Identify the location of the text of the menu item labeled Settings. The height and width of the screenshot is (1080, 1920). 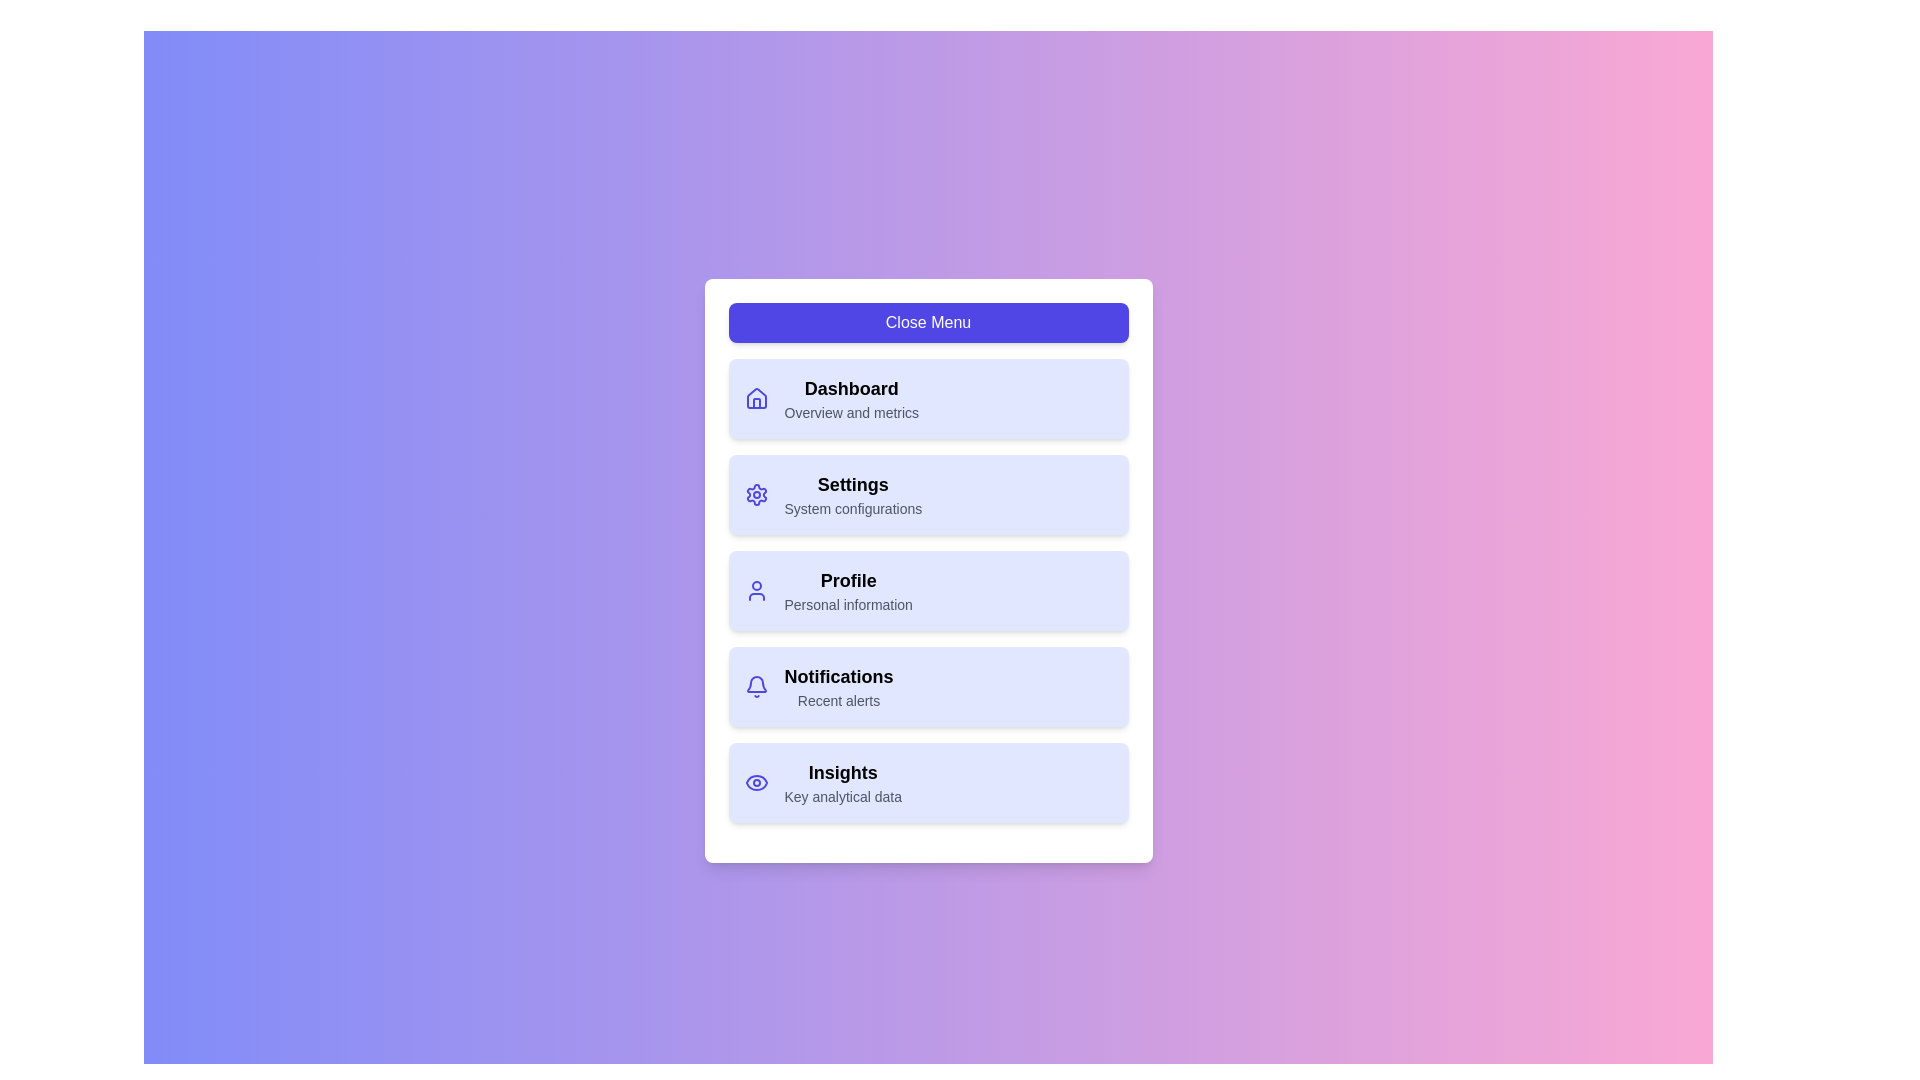
(853, 485).